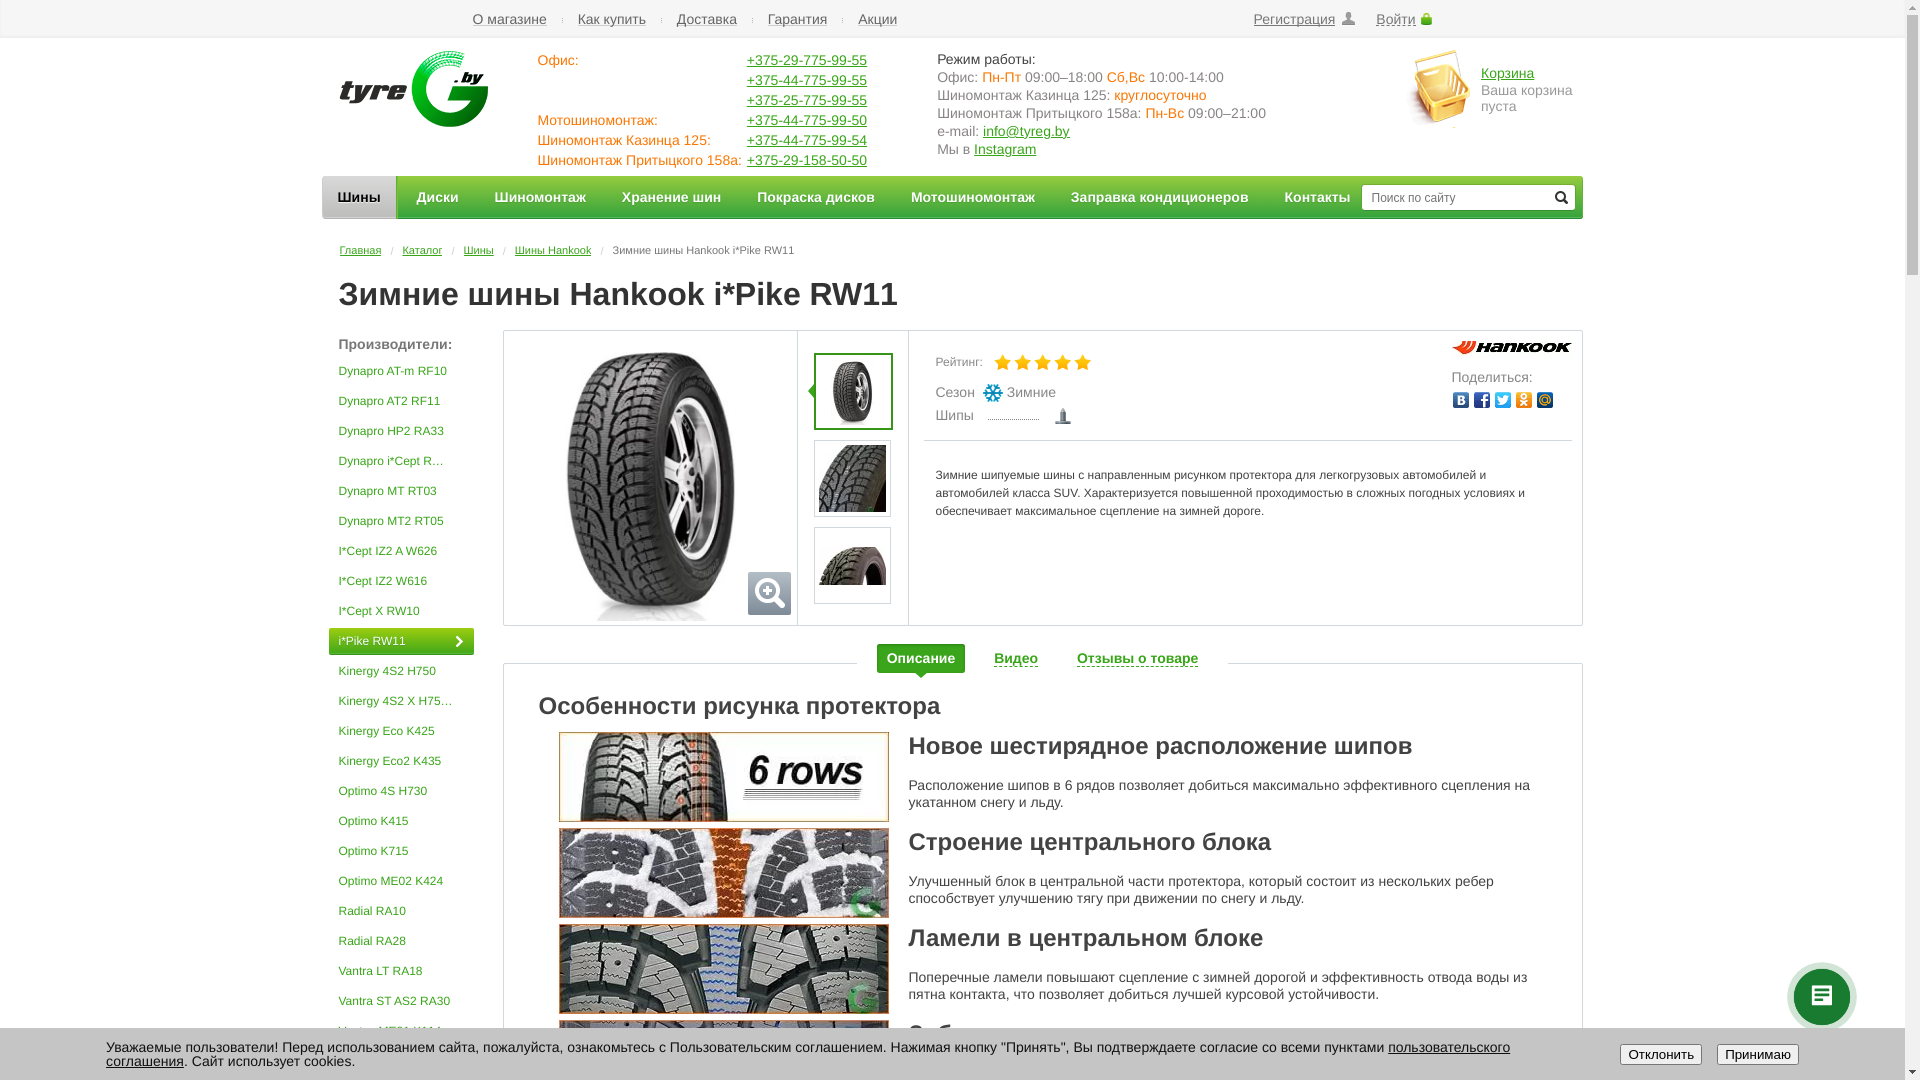 The width and height of the screenshot is (1920, 1080). What do you see at coordinates (1502, 400) in the screenshot?
I see `'Twitter'` at bounding box center [1502, 400].